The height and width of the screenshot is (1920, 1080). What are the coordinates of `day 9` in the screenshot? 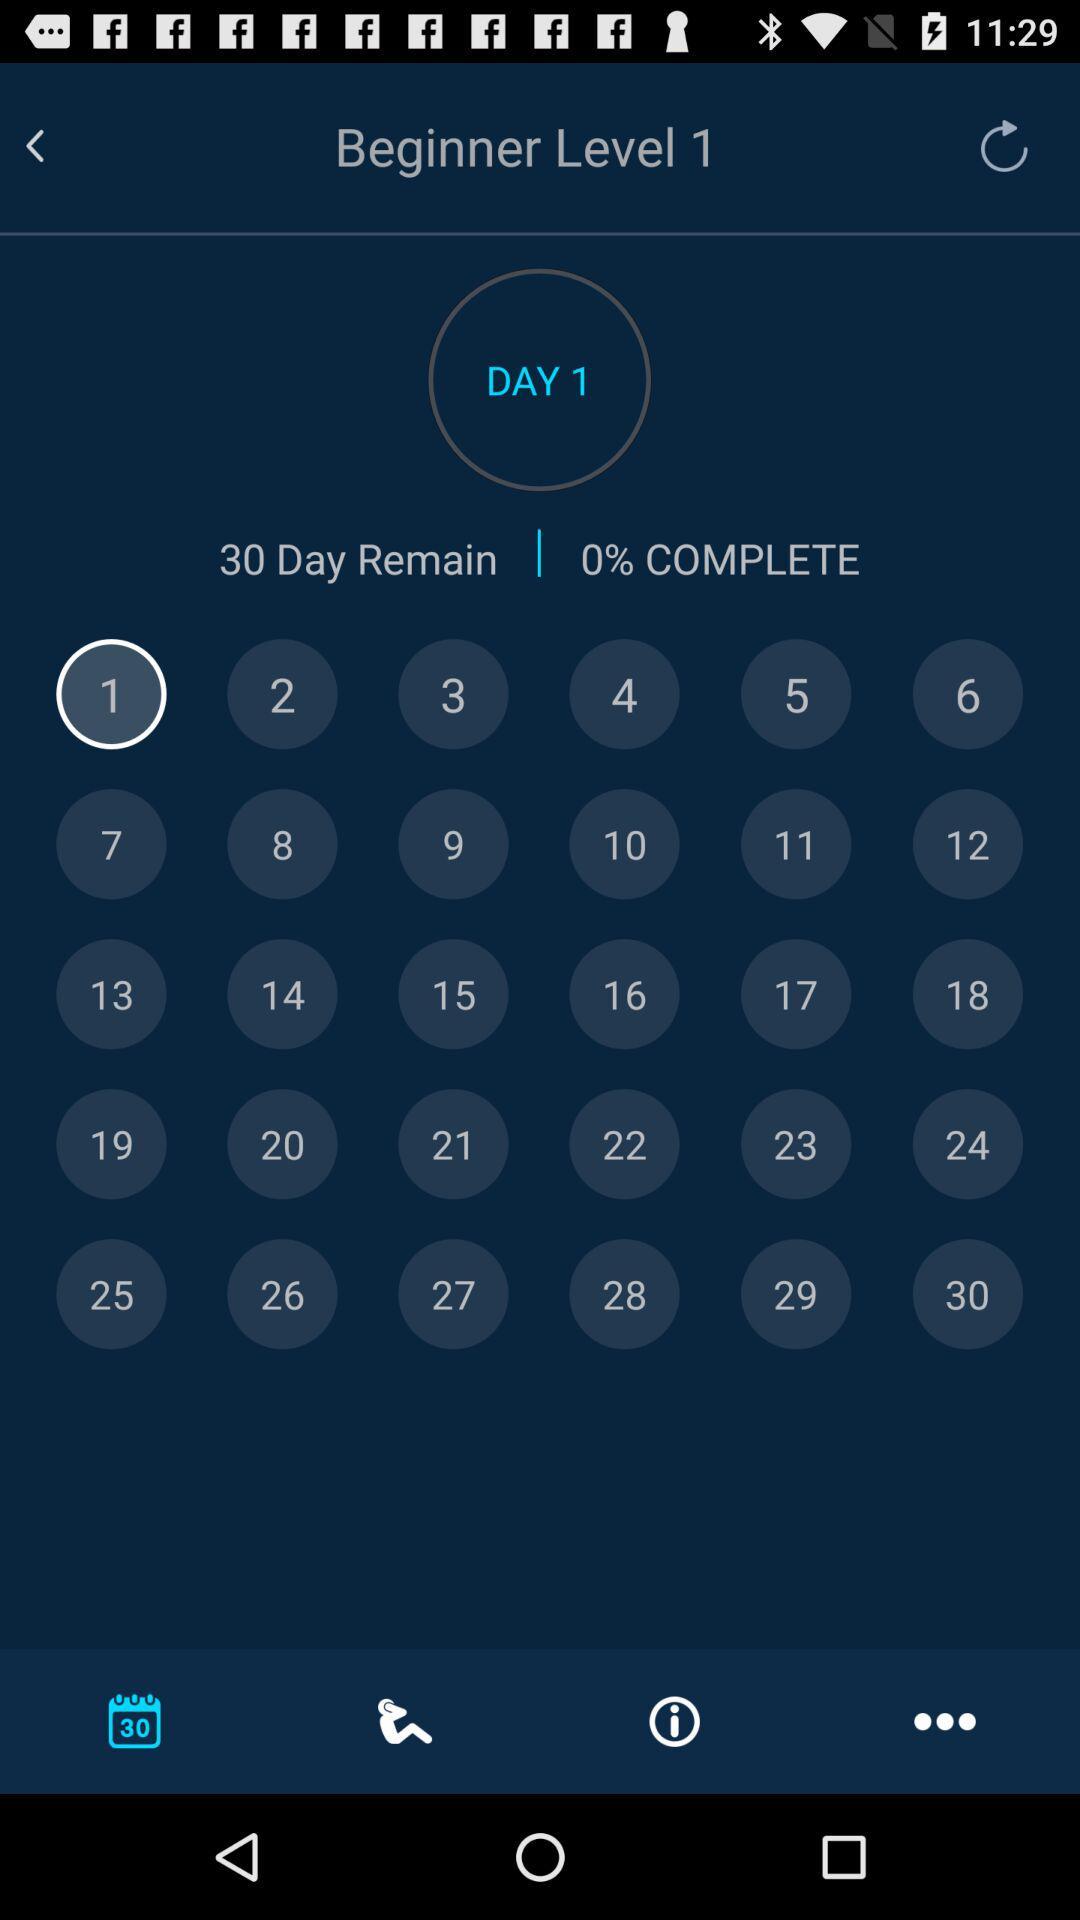 It's located at (453, 844).